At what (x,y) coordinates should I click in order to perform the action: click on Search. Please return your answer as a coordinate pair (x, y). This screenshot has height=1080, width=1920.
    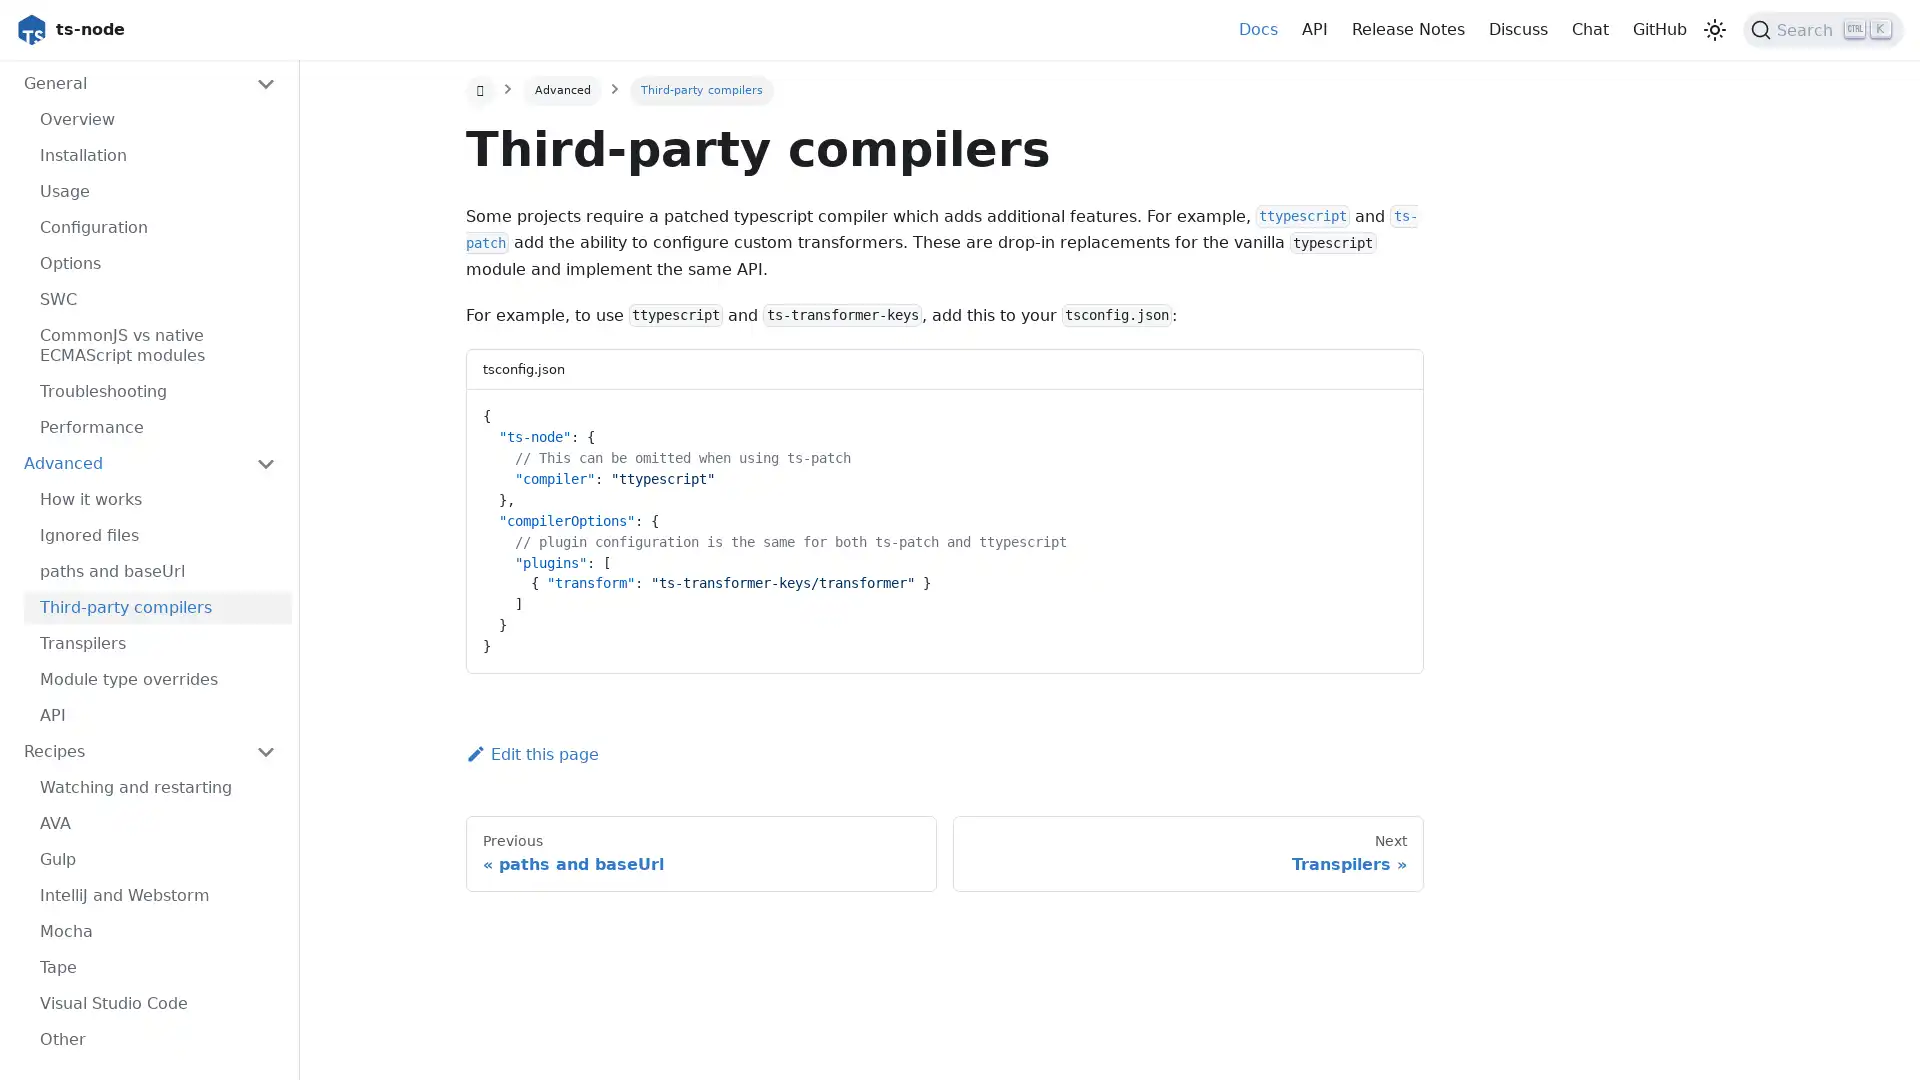
    Looking at the image, I should click on (1823, 30).